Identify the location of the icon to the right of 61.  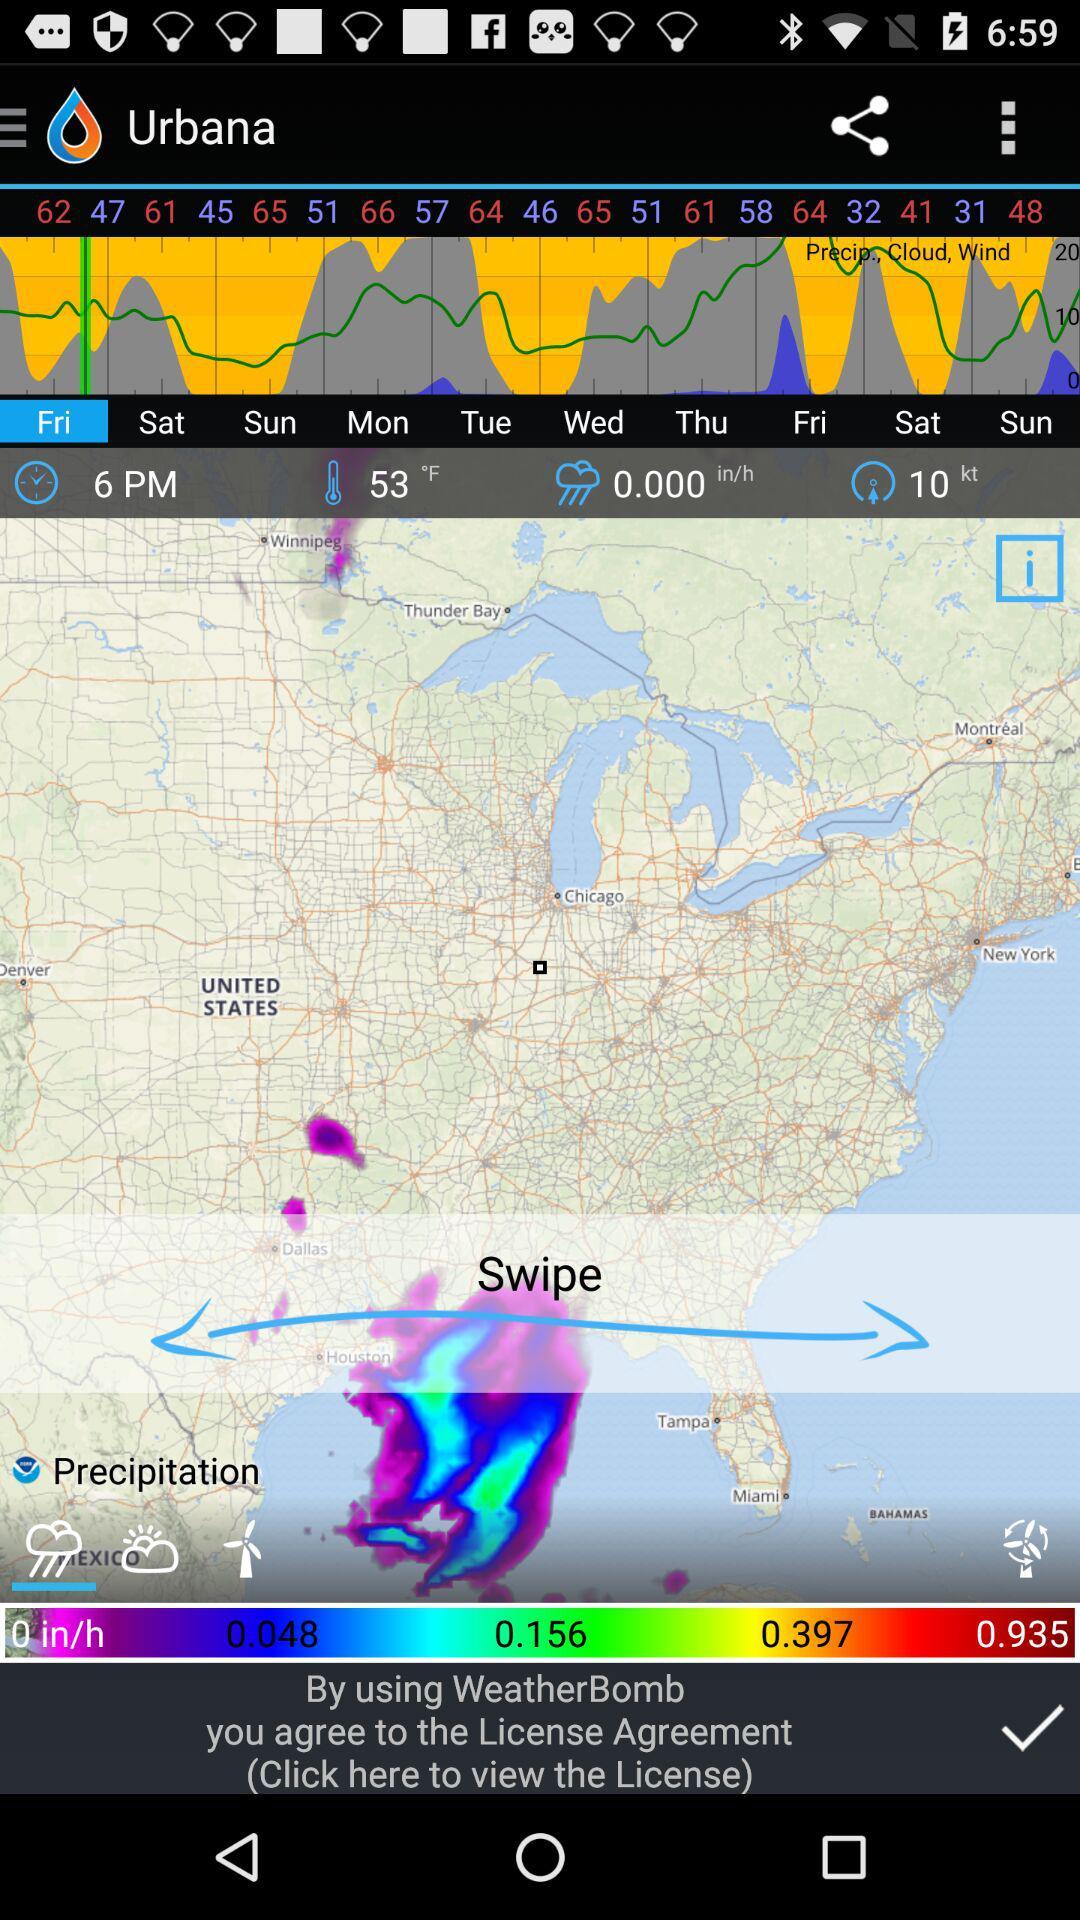
(858, 124).